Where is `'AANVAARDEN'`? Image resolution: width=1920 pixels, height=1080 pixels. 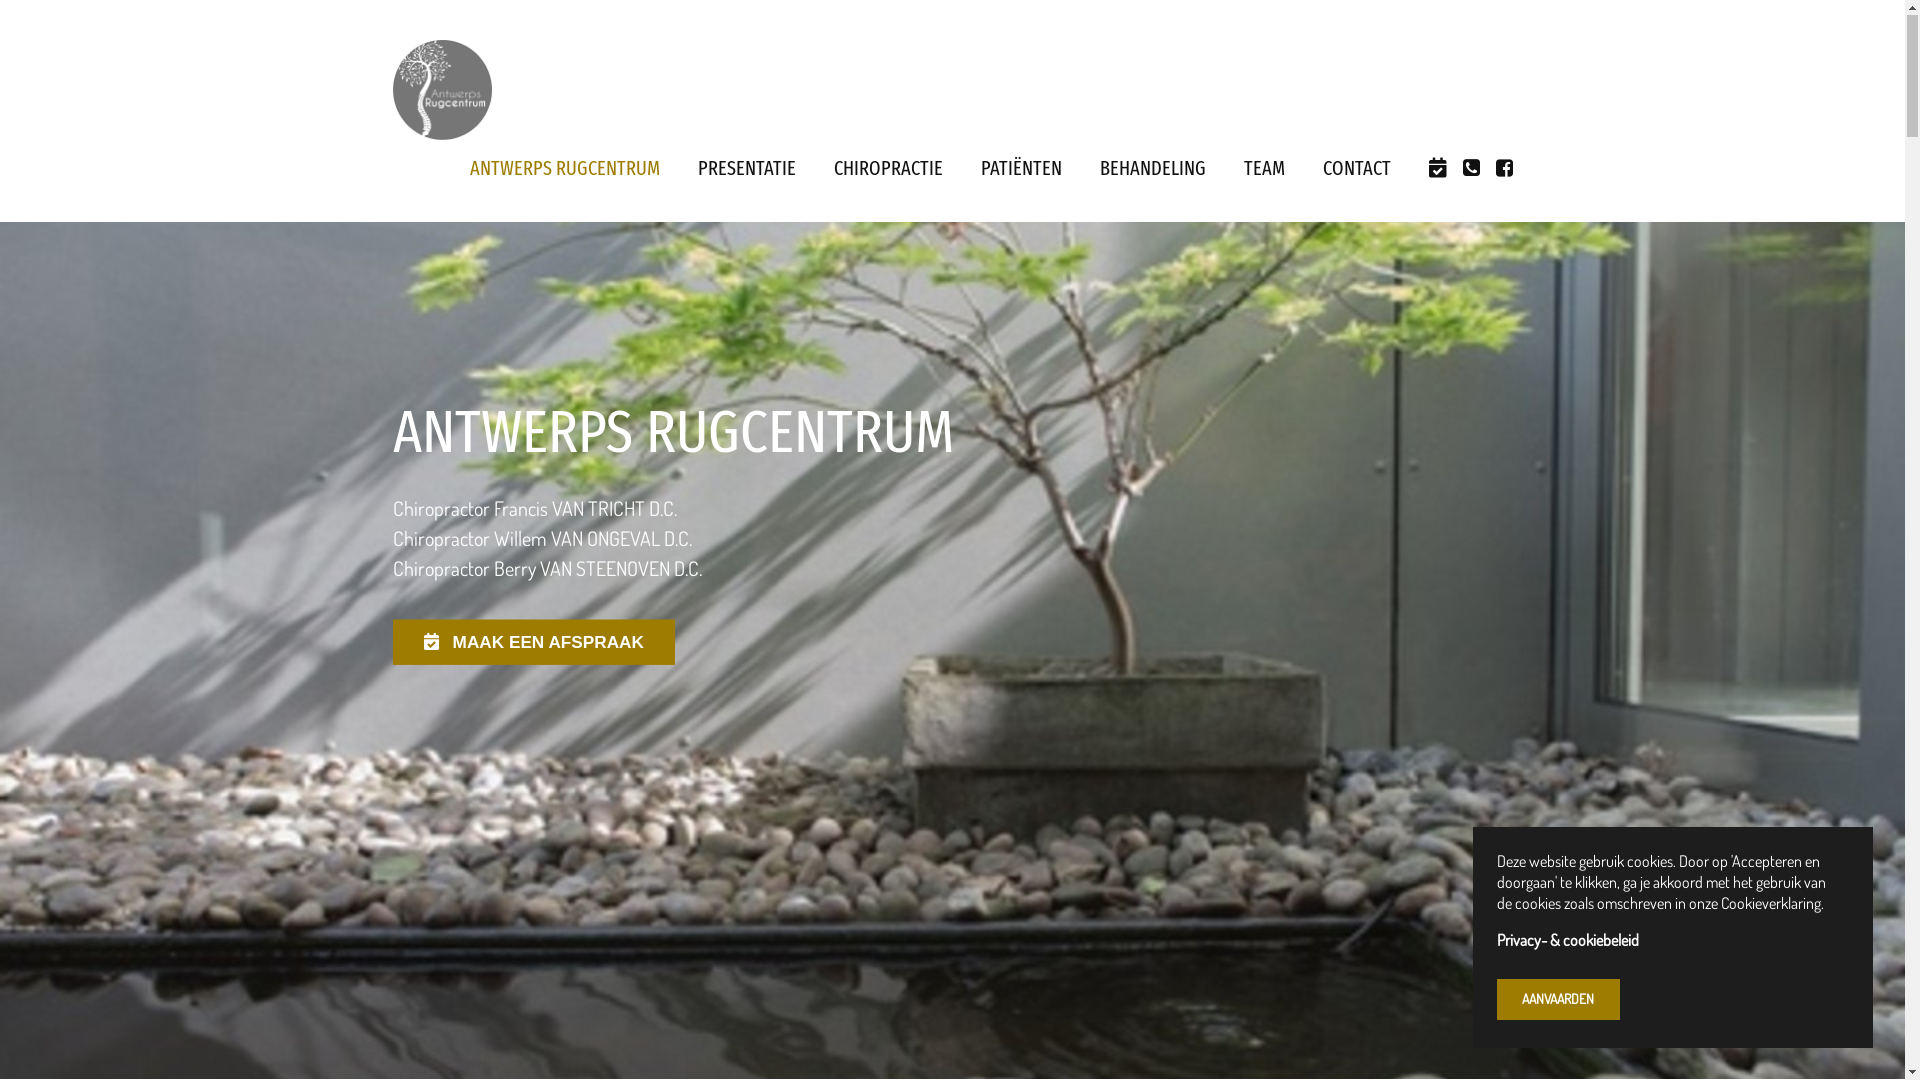 'AANVAARDEN' is located at coordinates (1497, 1000).